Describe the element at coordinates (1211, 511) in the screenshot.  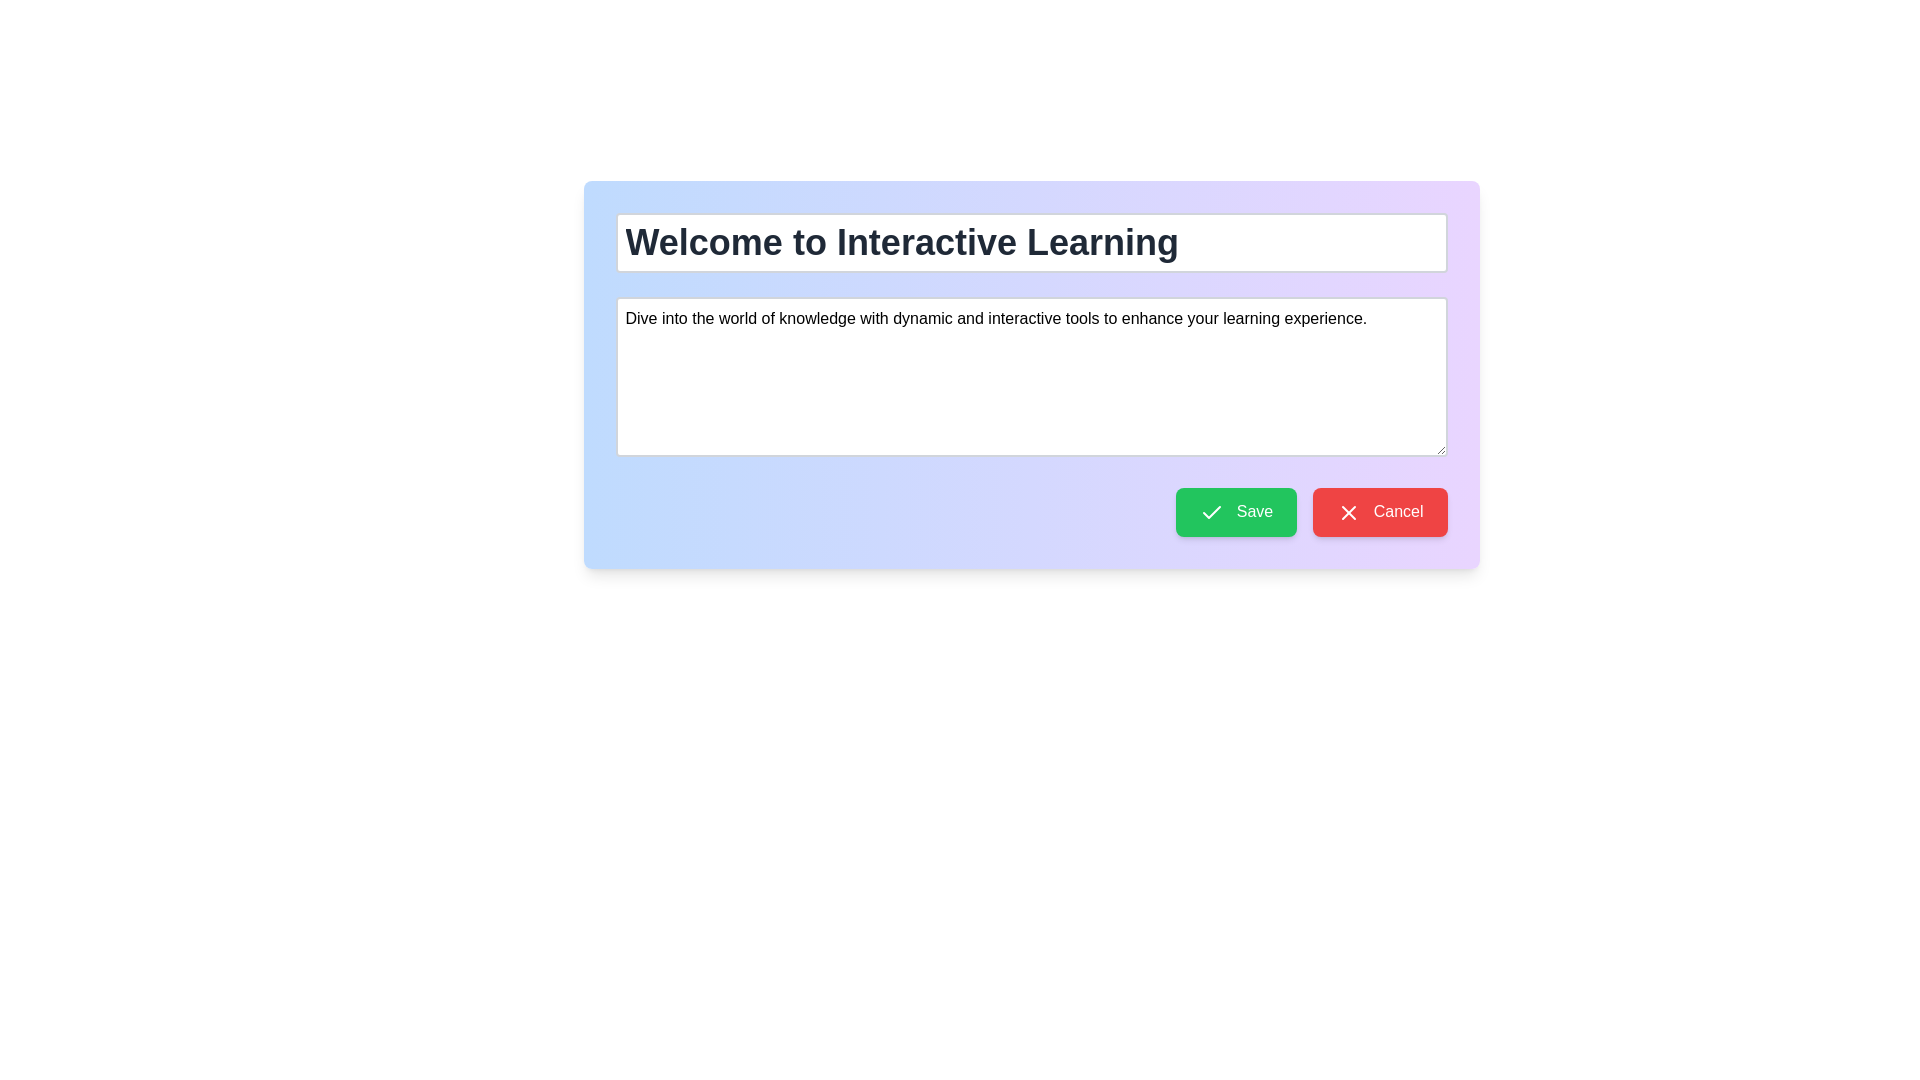
I see `the checkmark icon located to the left of the 'Save' button, which visually indicates the save action` at that location.